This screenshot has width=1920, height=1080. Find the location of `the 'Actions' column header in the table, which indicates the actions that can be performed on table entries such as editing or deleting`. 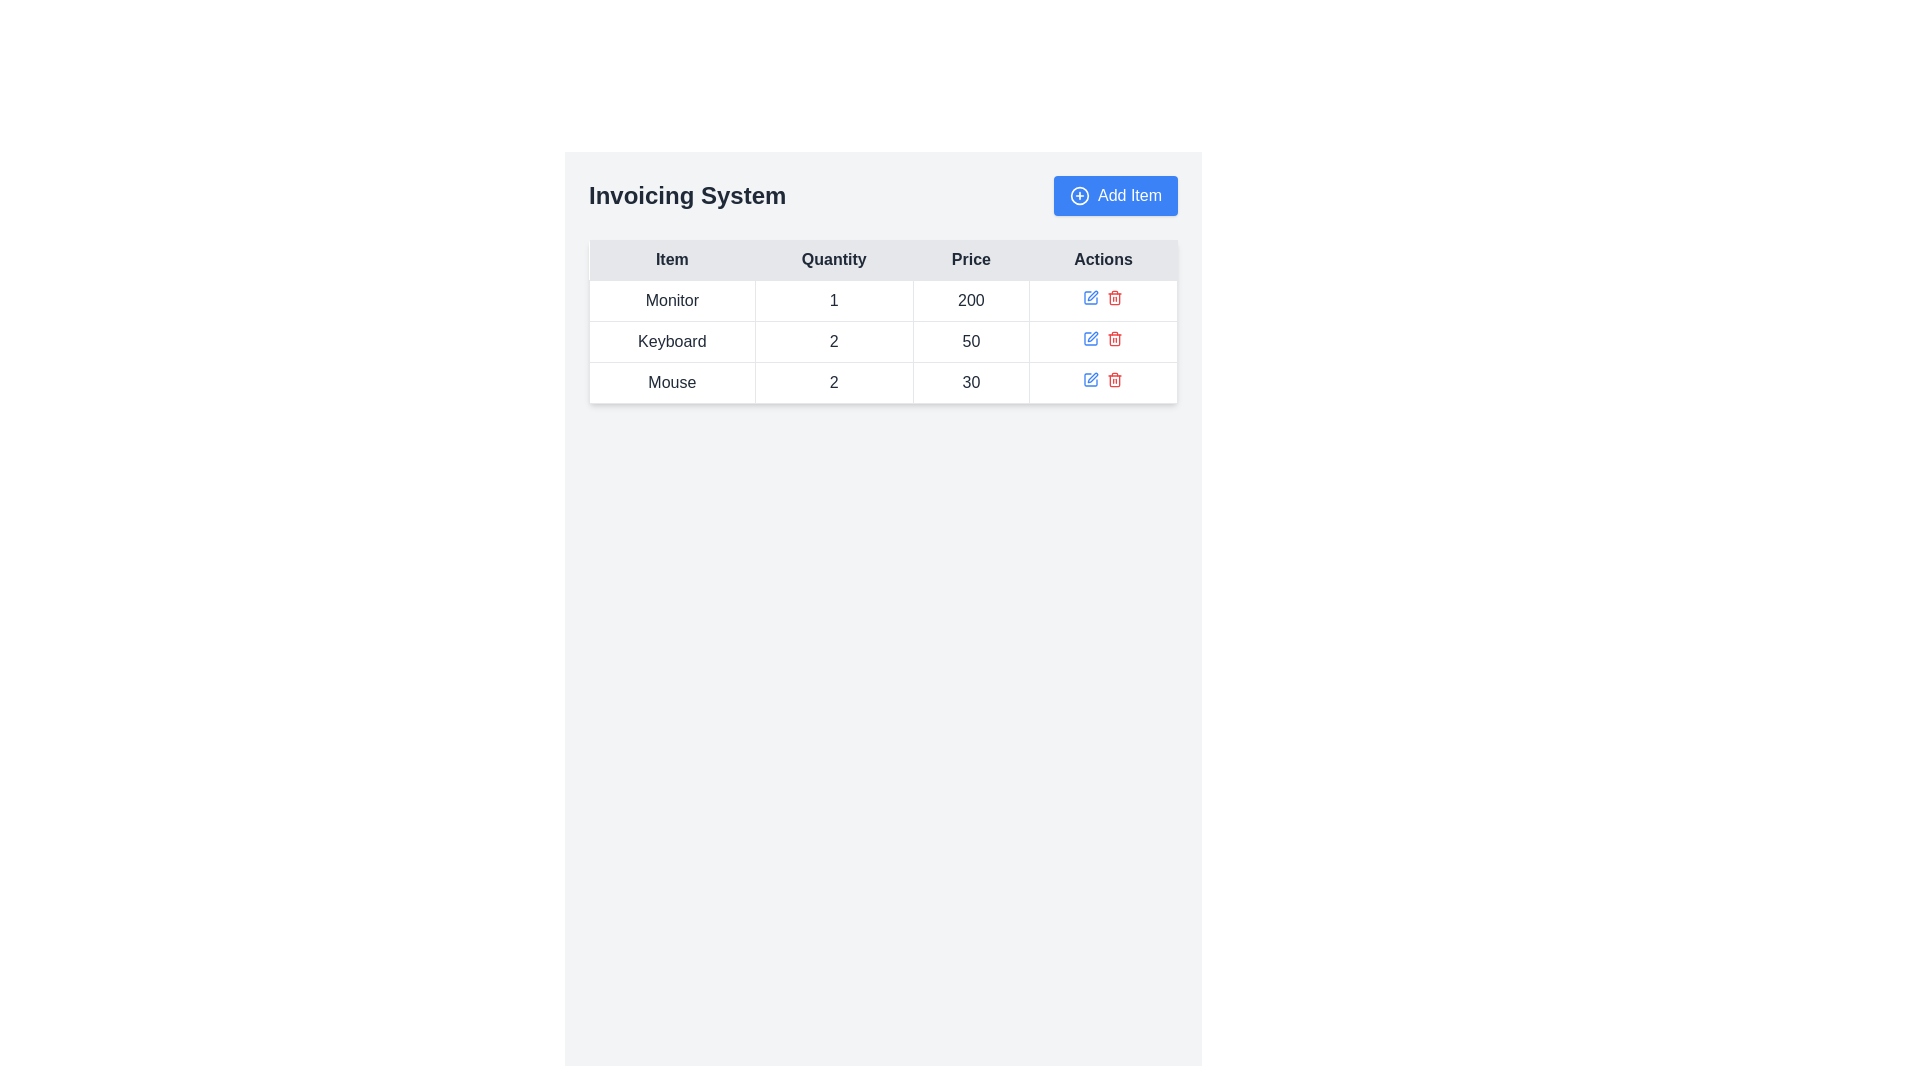

the 'Actions' column header in the table, which indicates the actions that can be performed on table entries such as editing or deleting is located at coordinates (1102, 259).